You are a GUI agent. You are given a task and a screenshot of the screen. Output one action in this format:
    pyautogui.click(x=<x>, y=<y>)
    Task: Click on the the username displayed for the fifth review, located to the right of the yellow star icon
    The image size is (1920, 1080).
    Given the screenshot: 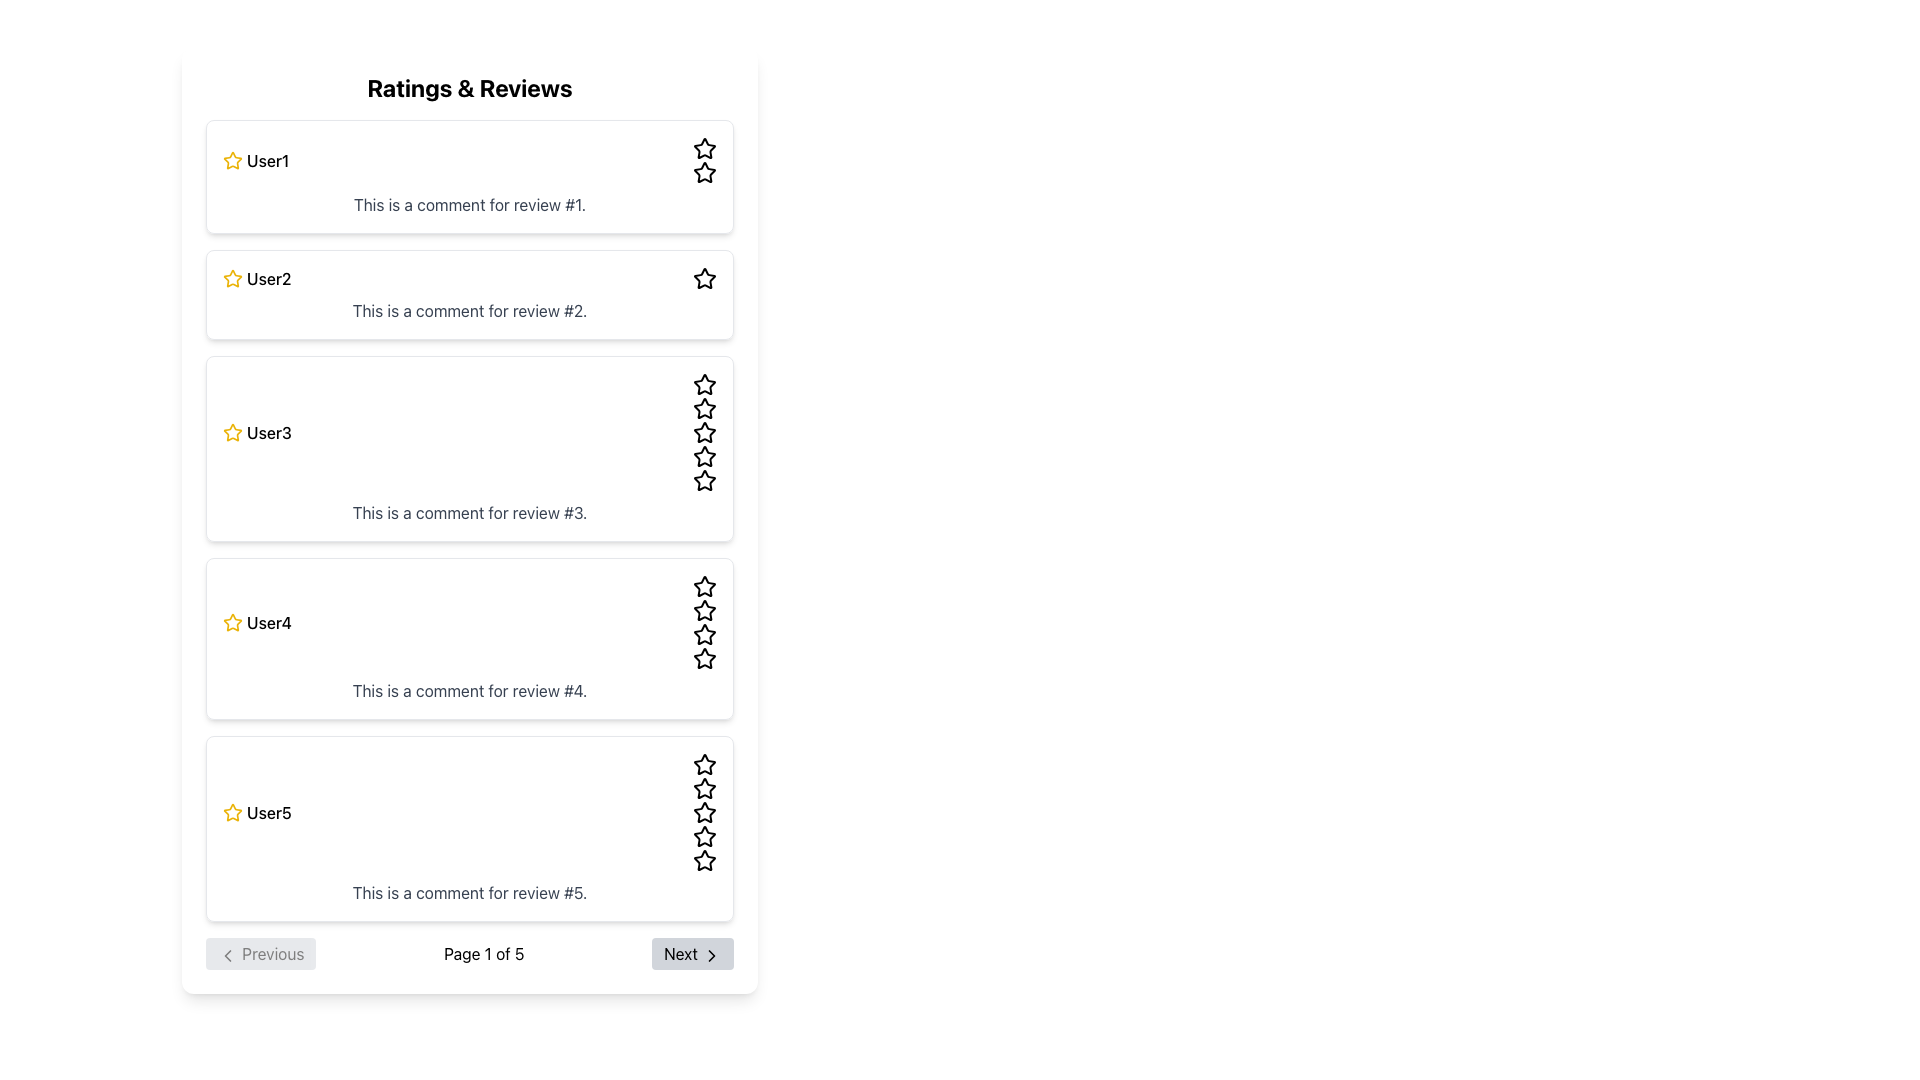 What is the action you would take?
    pyautogui.click(x=268, y=813)
    